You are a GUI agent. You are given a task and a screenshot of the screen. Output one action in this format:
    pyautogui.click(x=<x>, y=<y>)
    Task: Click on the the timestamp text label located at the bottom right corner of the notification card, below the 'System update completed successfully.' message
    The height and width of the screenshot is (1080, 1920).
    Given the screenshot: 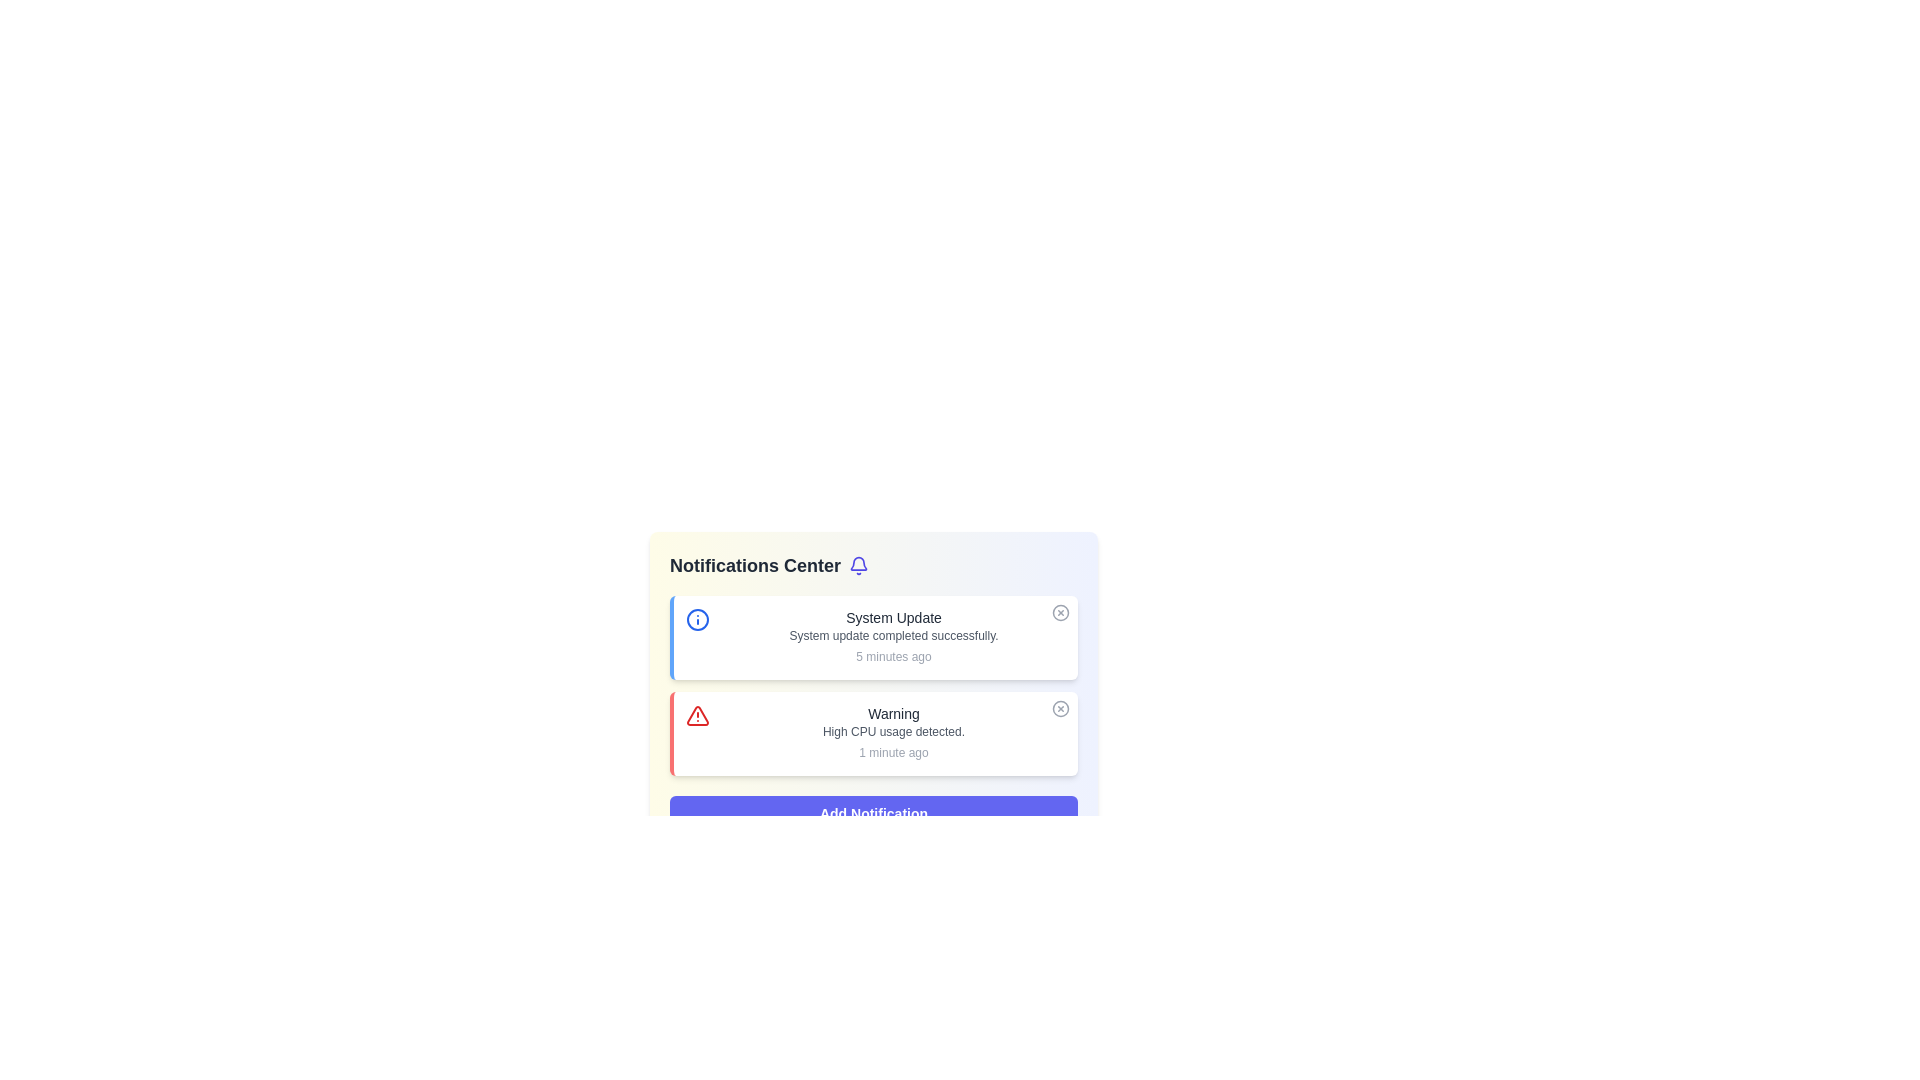 What is the action you would take?
    pyautogui.click(x=892, y=656)
    